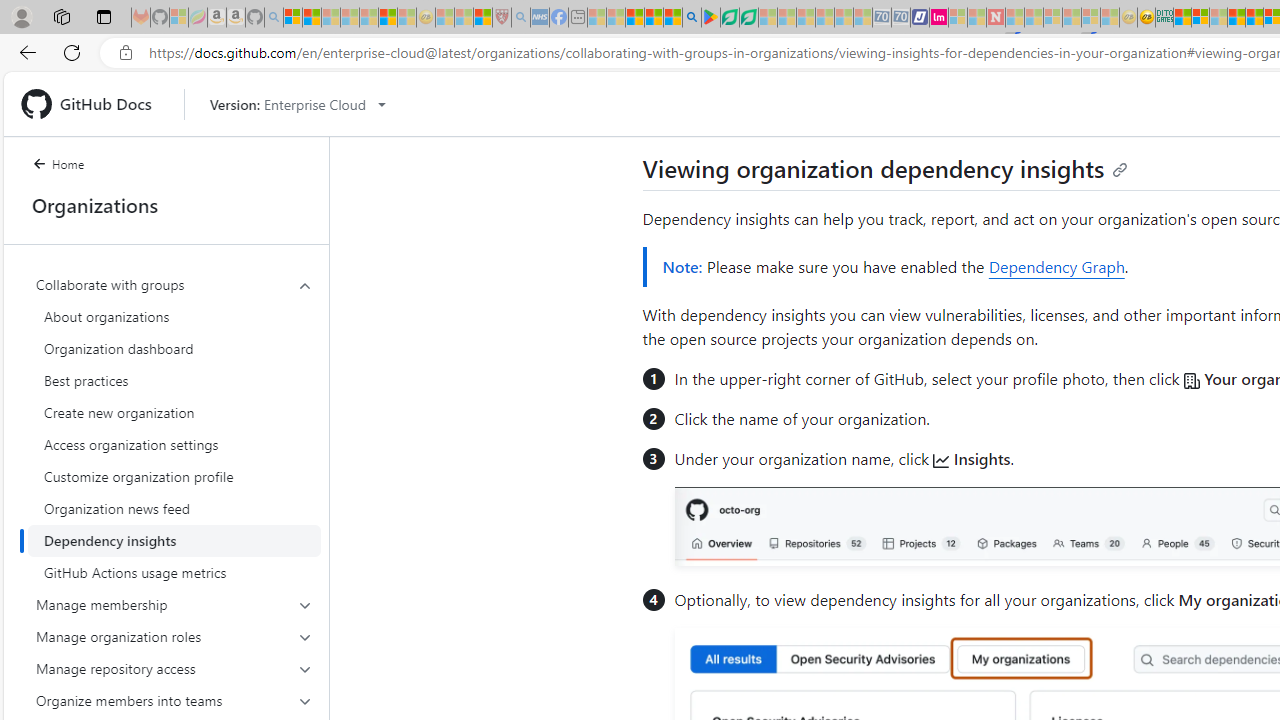 The width and height of the screenshot is (1280, 720). What do you see at coordinates (174, 443) in the screenshot?
I see `'Access organization settings'` at bounding box center [174, 443].